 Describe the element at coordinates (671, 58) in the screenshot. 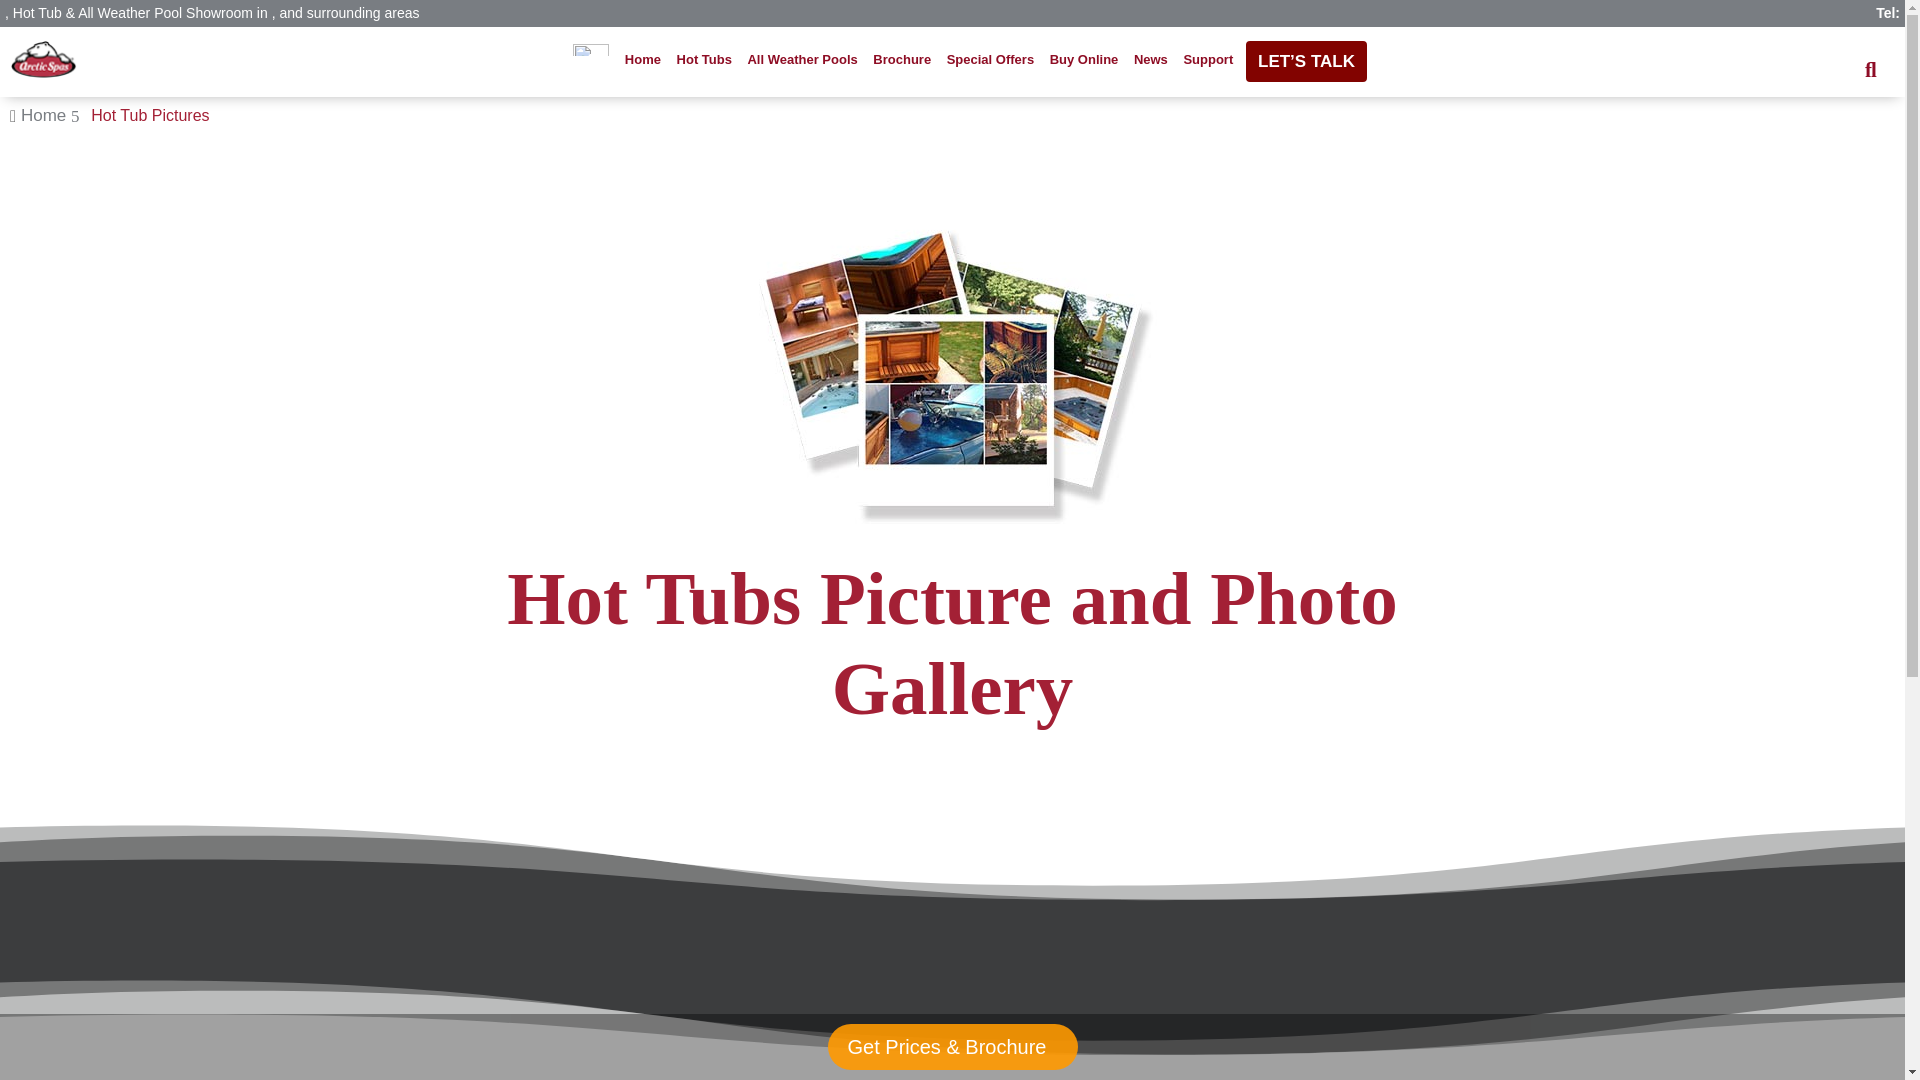

I see `'Hot Tubs'` at that location.